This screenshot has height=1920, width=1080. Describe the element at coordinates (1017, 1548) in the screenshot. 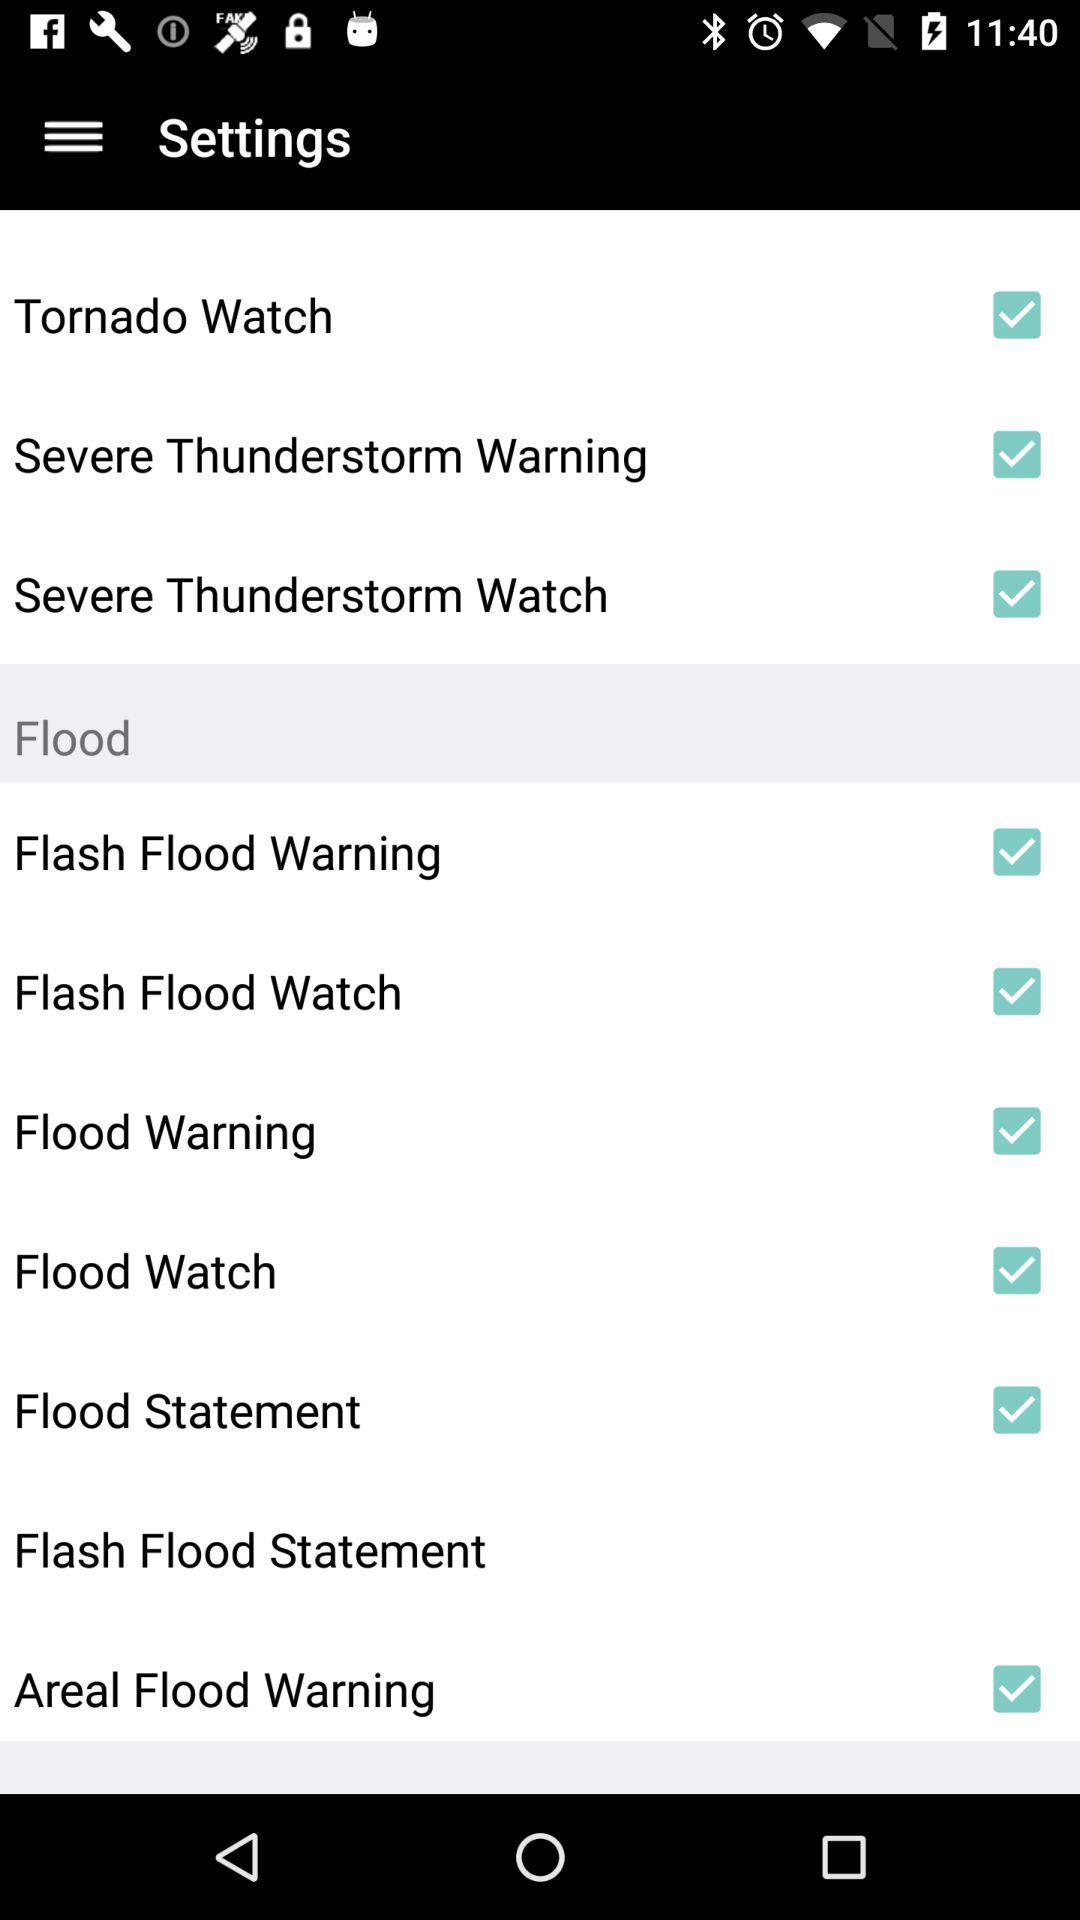

I see `the icon to the right of the flash flood statement` at that location.